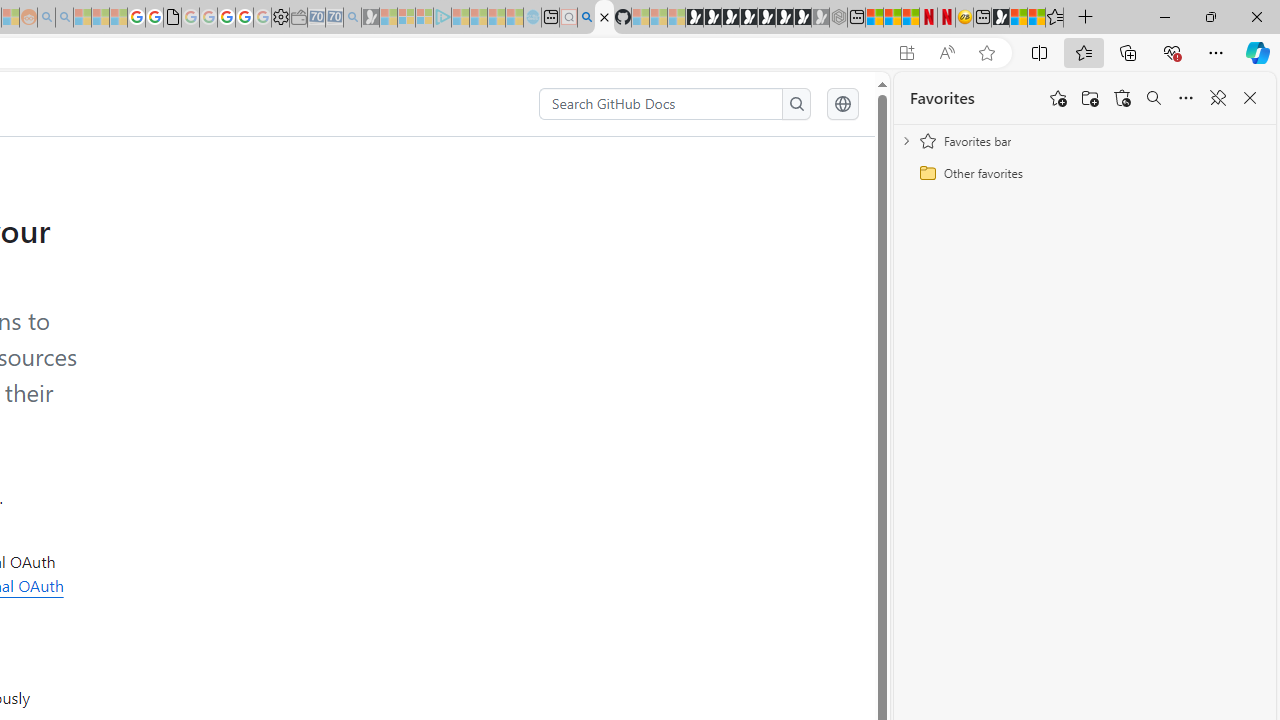 The image size is (1280, 720). I want to click on 'MSN', so click(1000, 17).